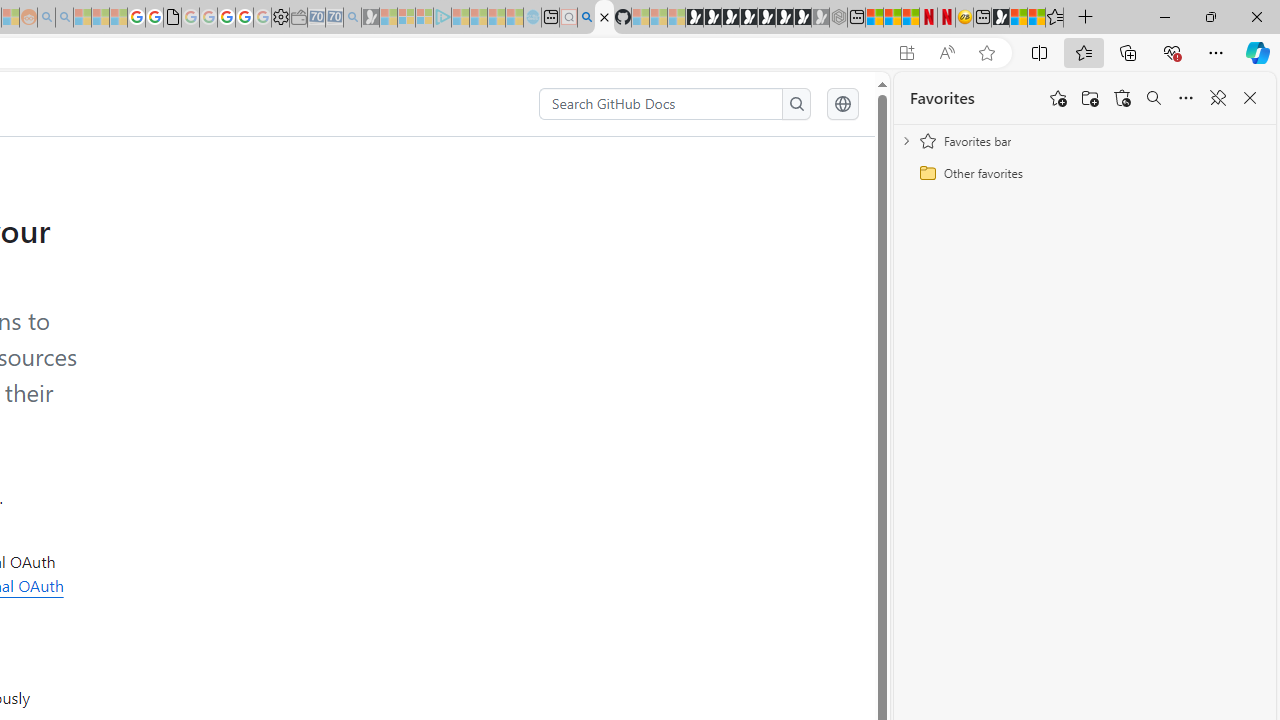 The image size is (1280, 720). I want to click on 'MSN', so click(1000, 17).